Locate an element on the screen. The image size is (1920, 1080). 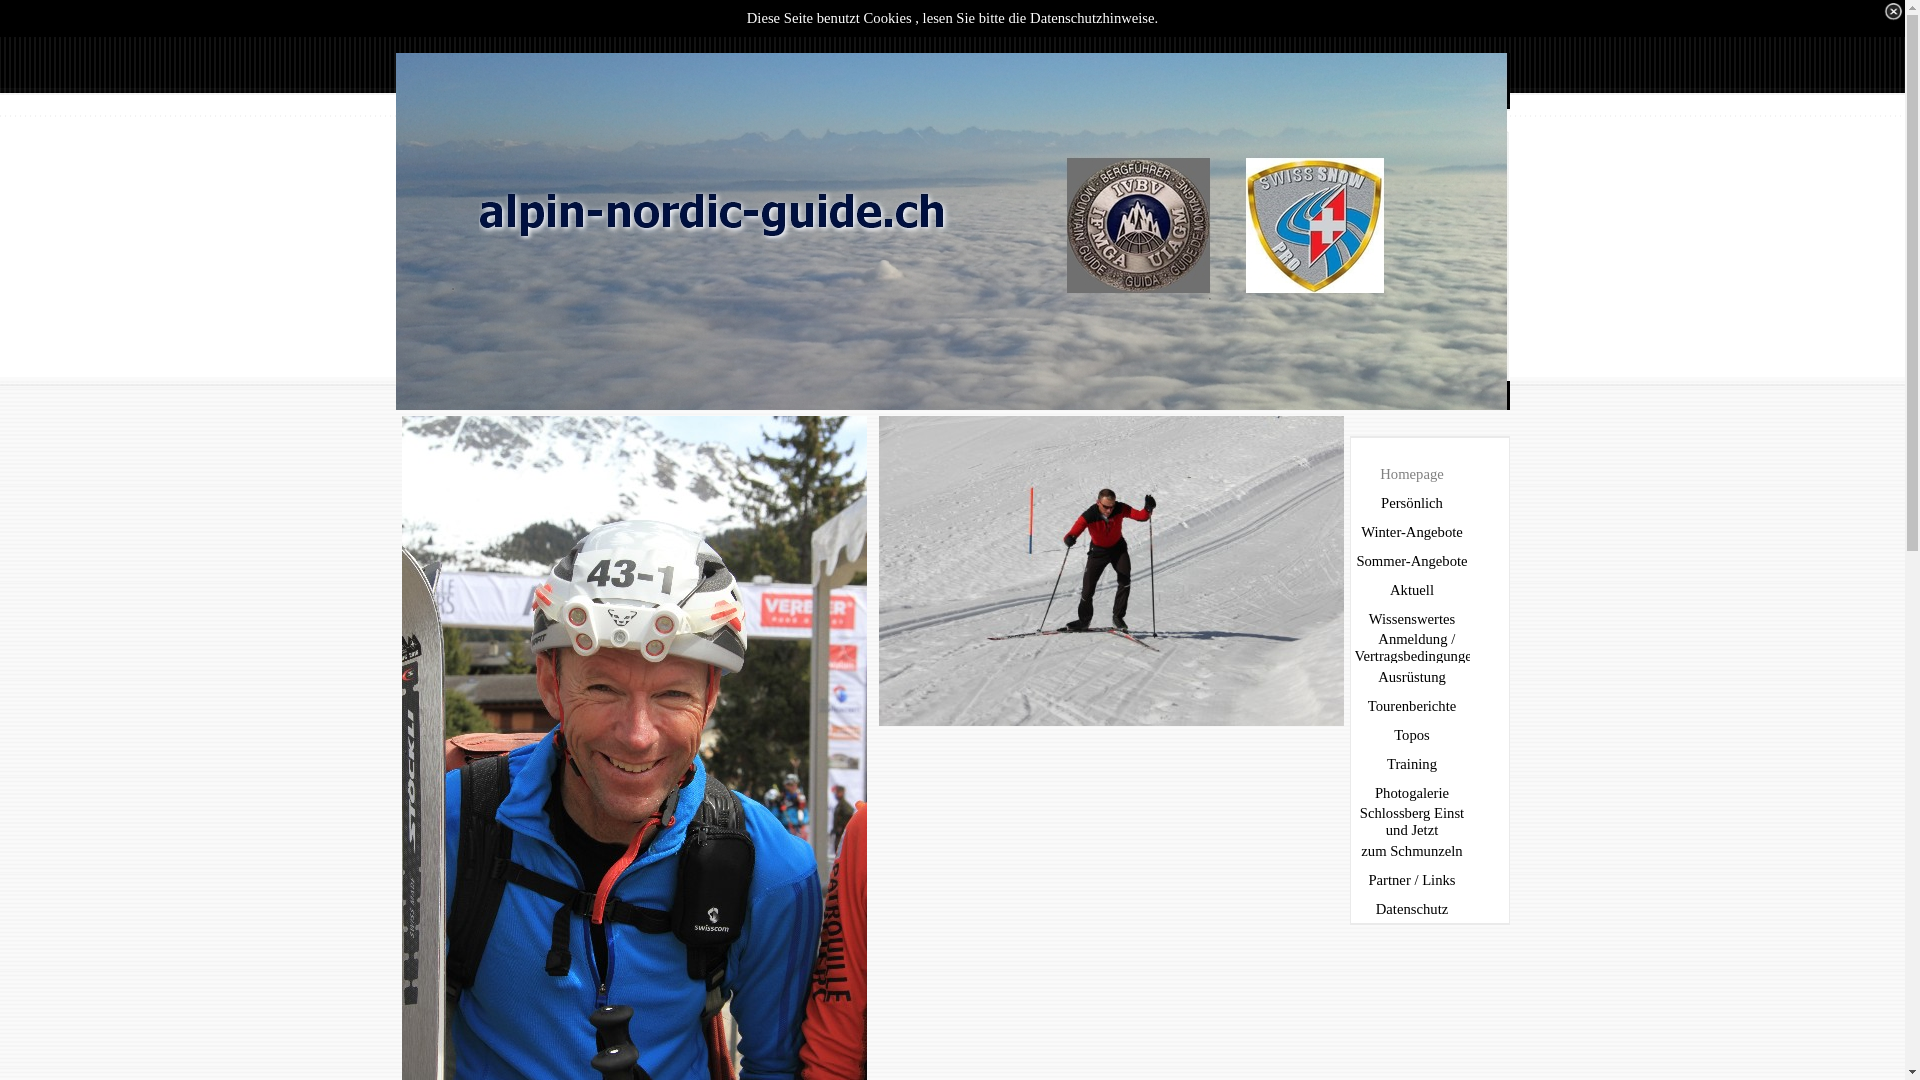
'Tourenberichte' is located at coordinates (1353, 705).